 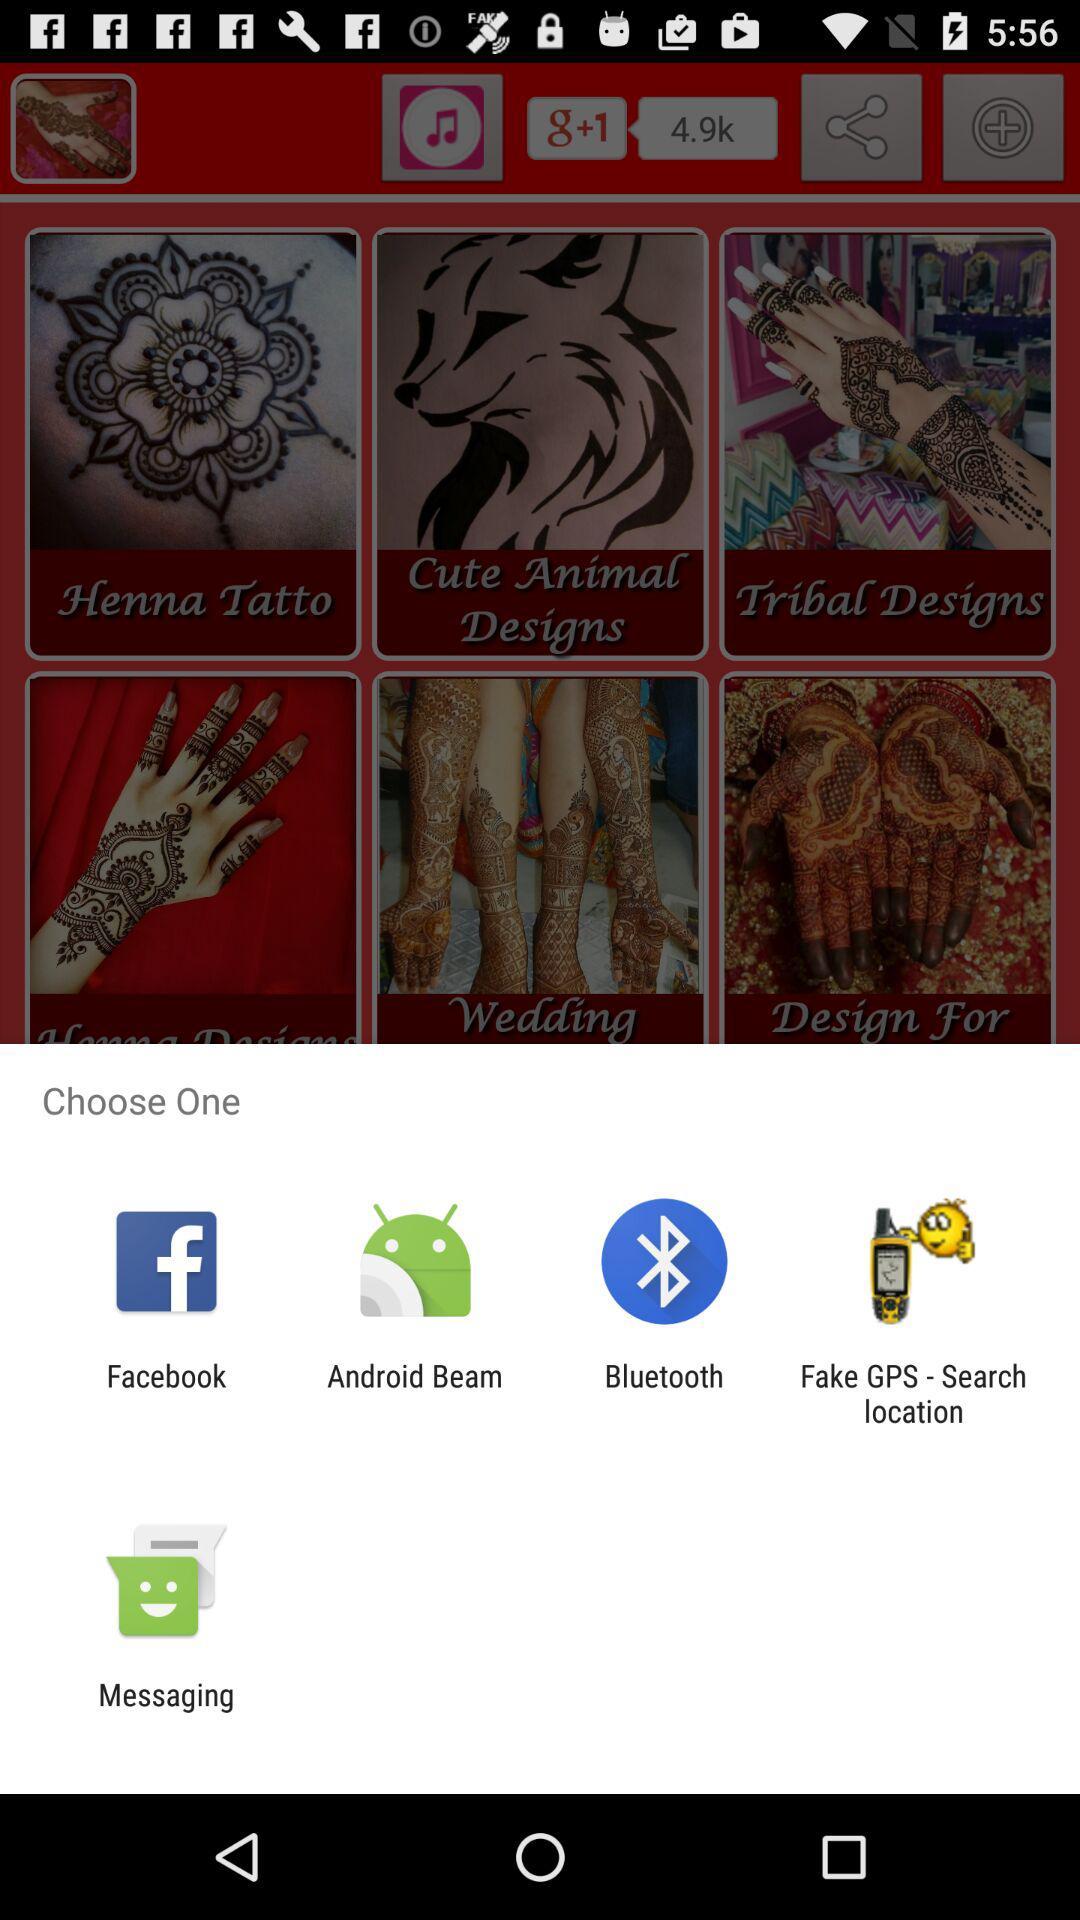 What do you see at coordinates (165, 1392) in the screenshot?
I see `the item to the left of android beam icon` at bounding box center [165, 1392].